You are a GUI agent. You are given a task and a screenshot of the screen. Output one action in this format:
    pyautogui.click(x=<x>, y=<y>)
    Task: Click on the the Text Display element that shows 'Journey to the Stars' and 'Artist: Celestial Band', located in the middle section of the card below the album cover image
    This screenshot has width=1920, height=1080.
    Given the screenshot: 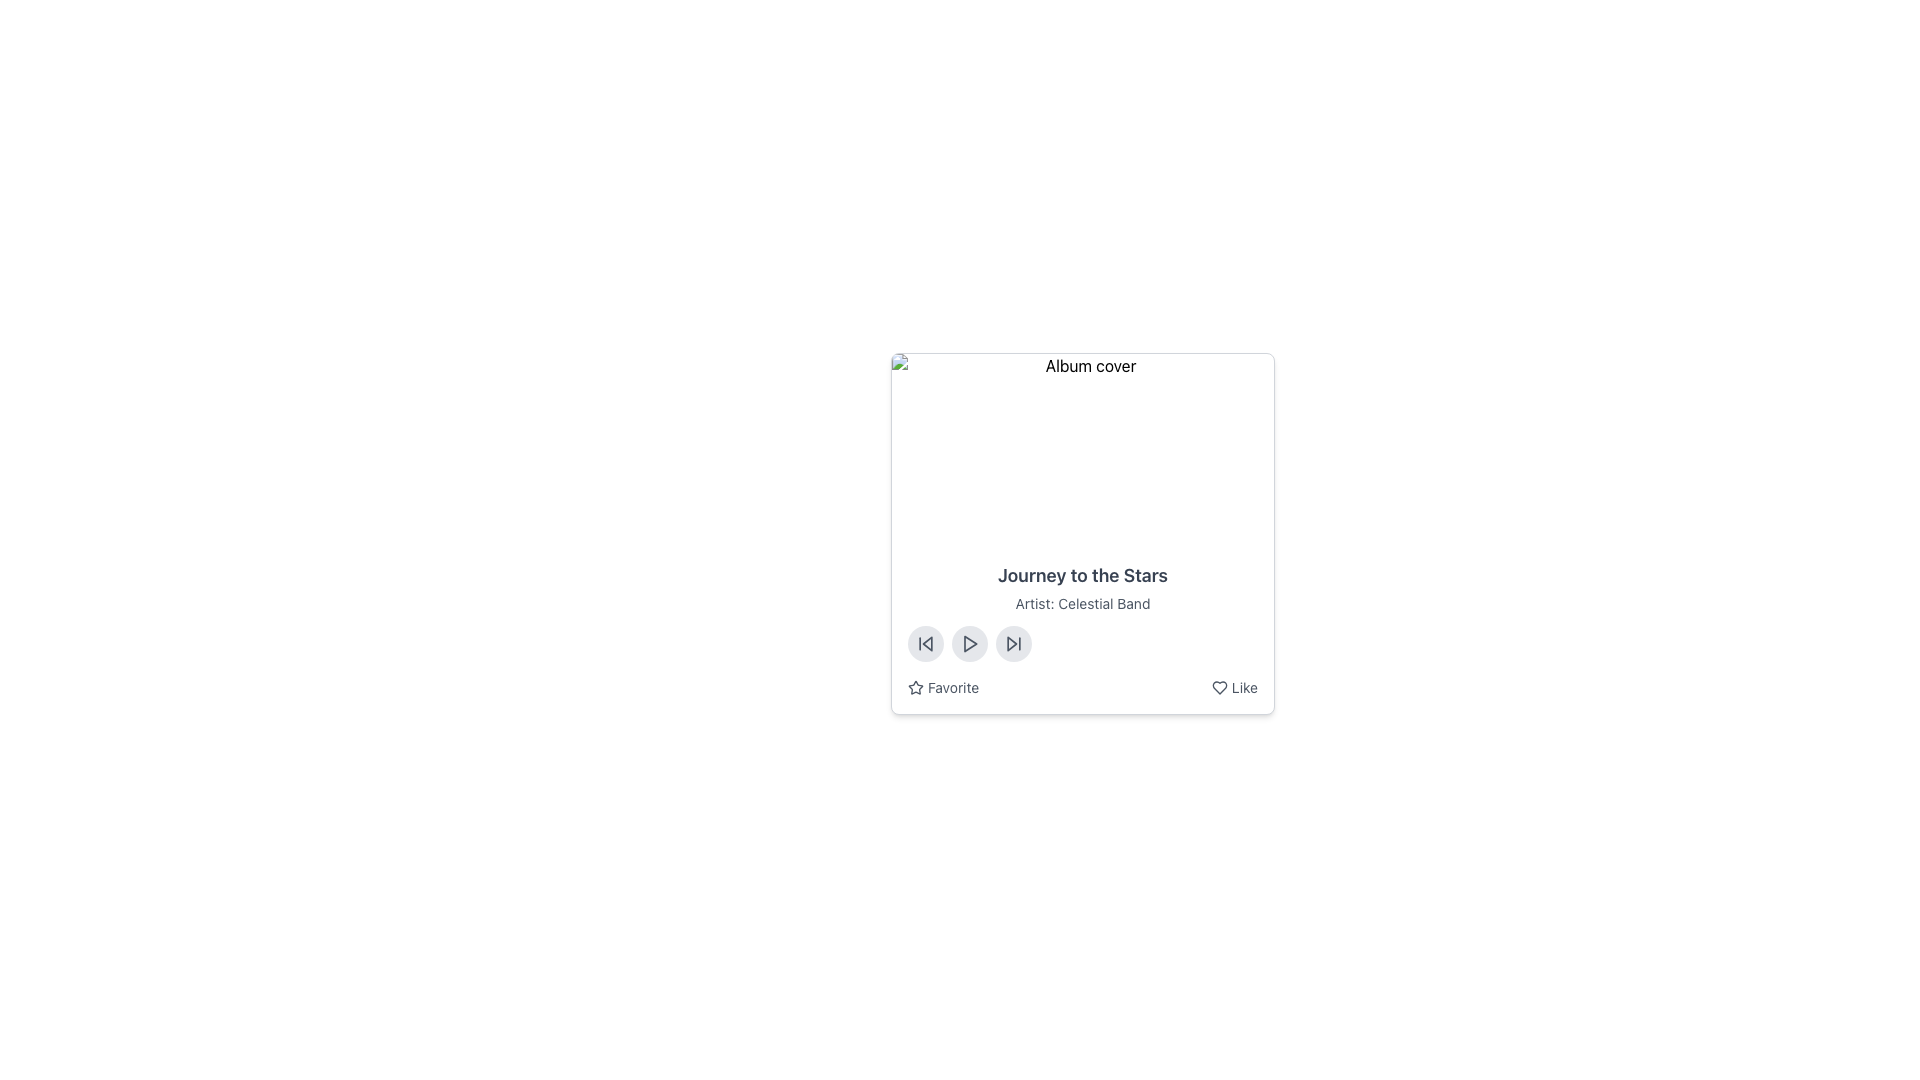 What is the action you would take?
    pyautogui.click(x=1082, y=611)
    